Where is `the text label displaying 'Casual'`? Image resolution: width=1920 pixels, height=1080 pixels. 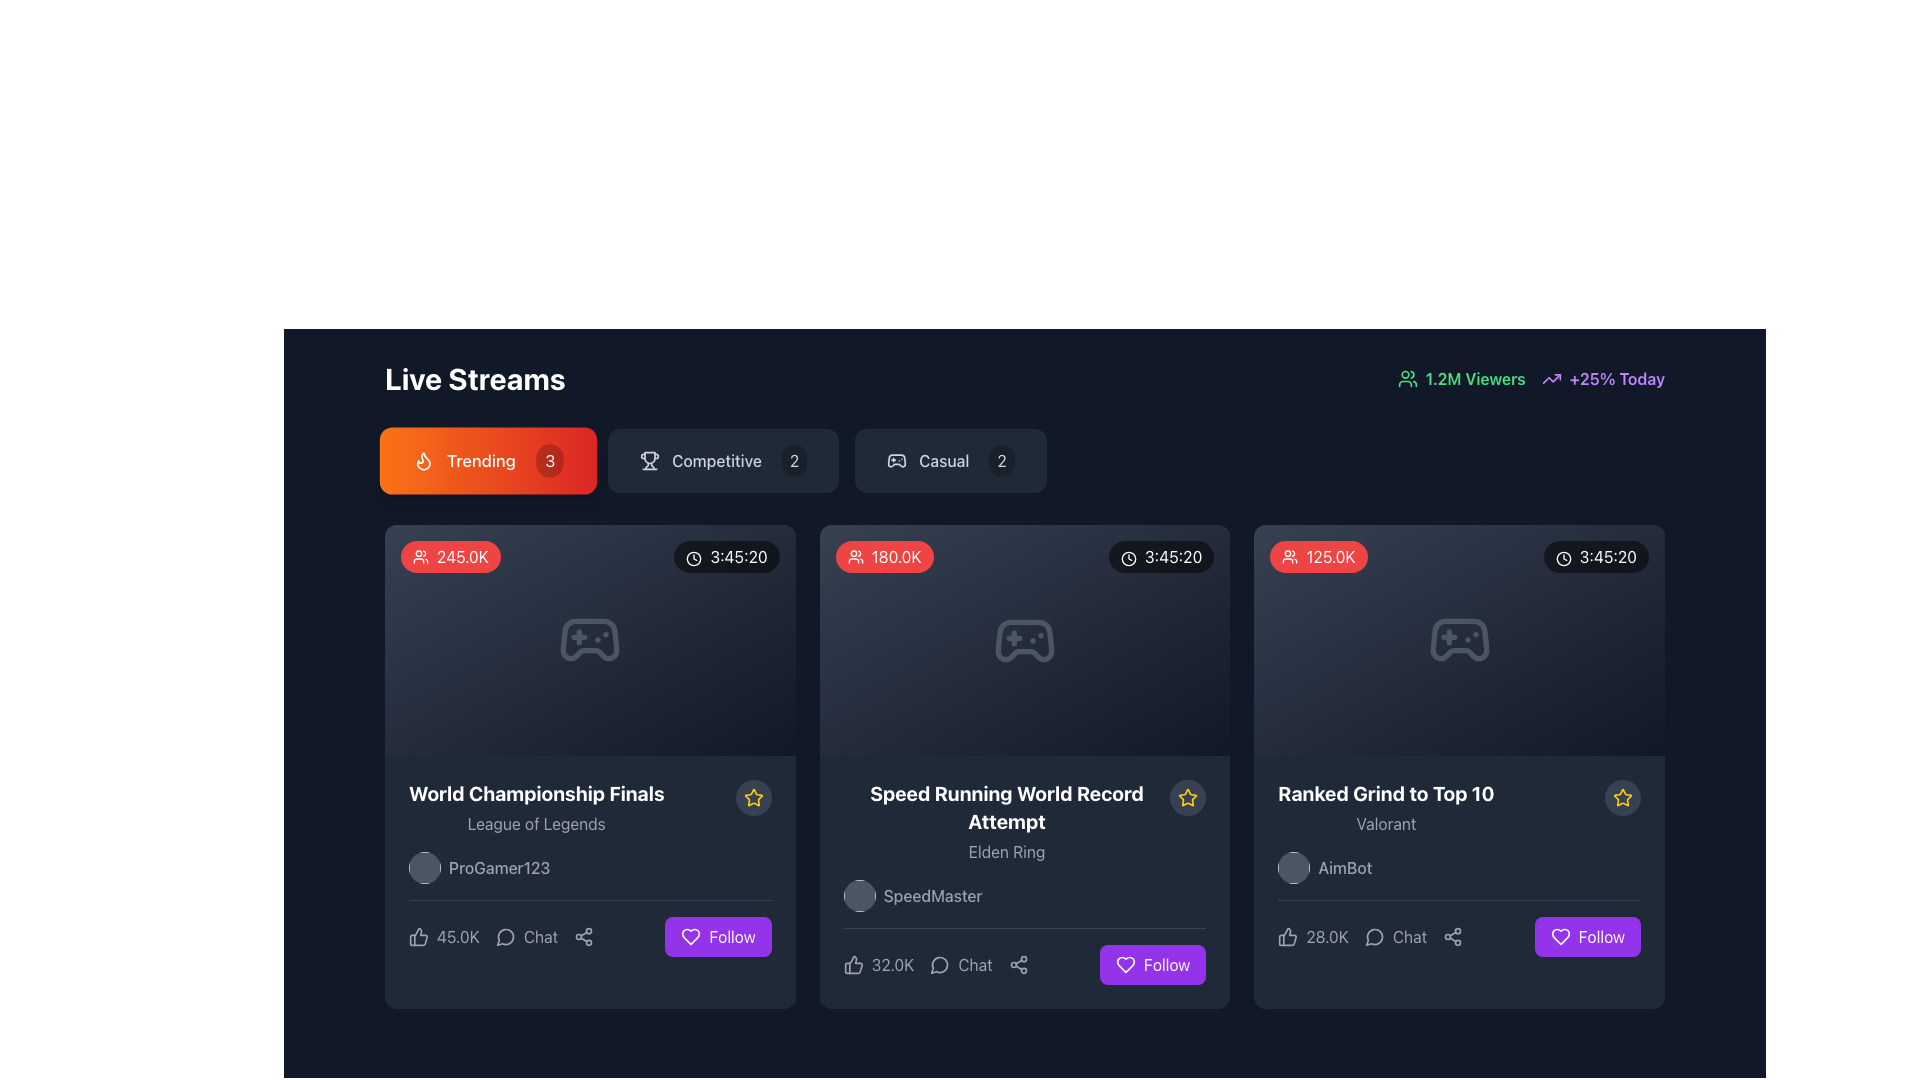
the text label displaying 'Casual' is located at coordinates (943, 461).